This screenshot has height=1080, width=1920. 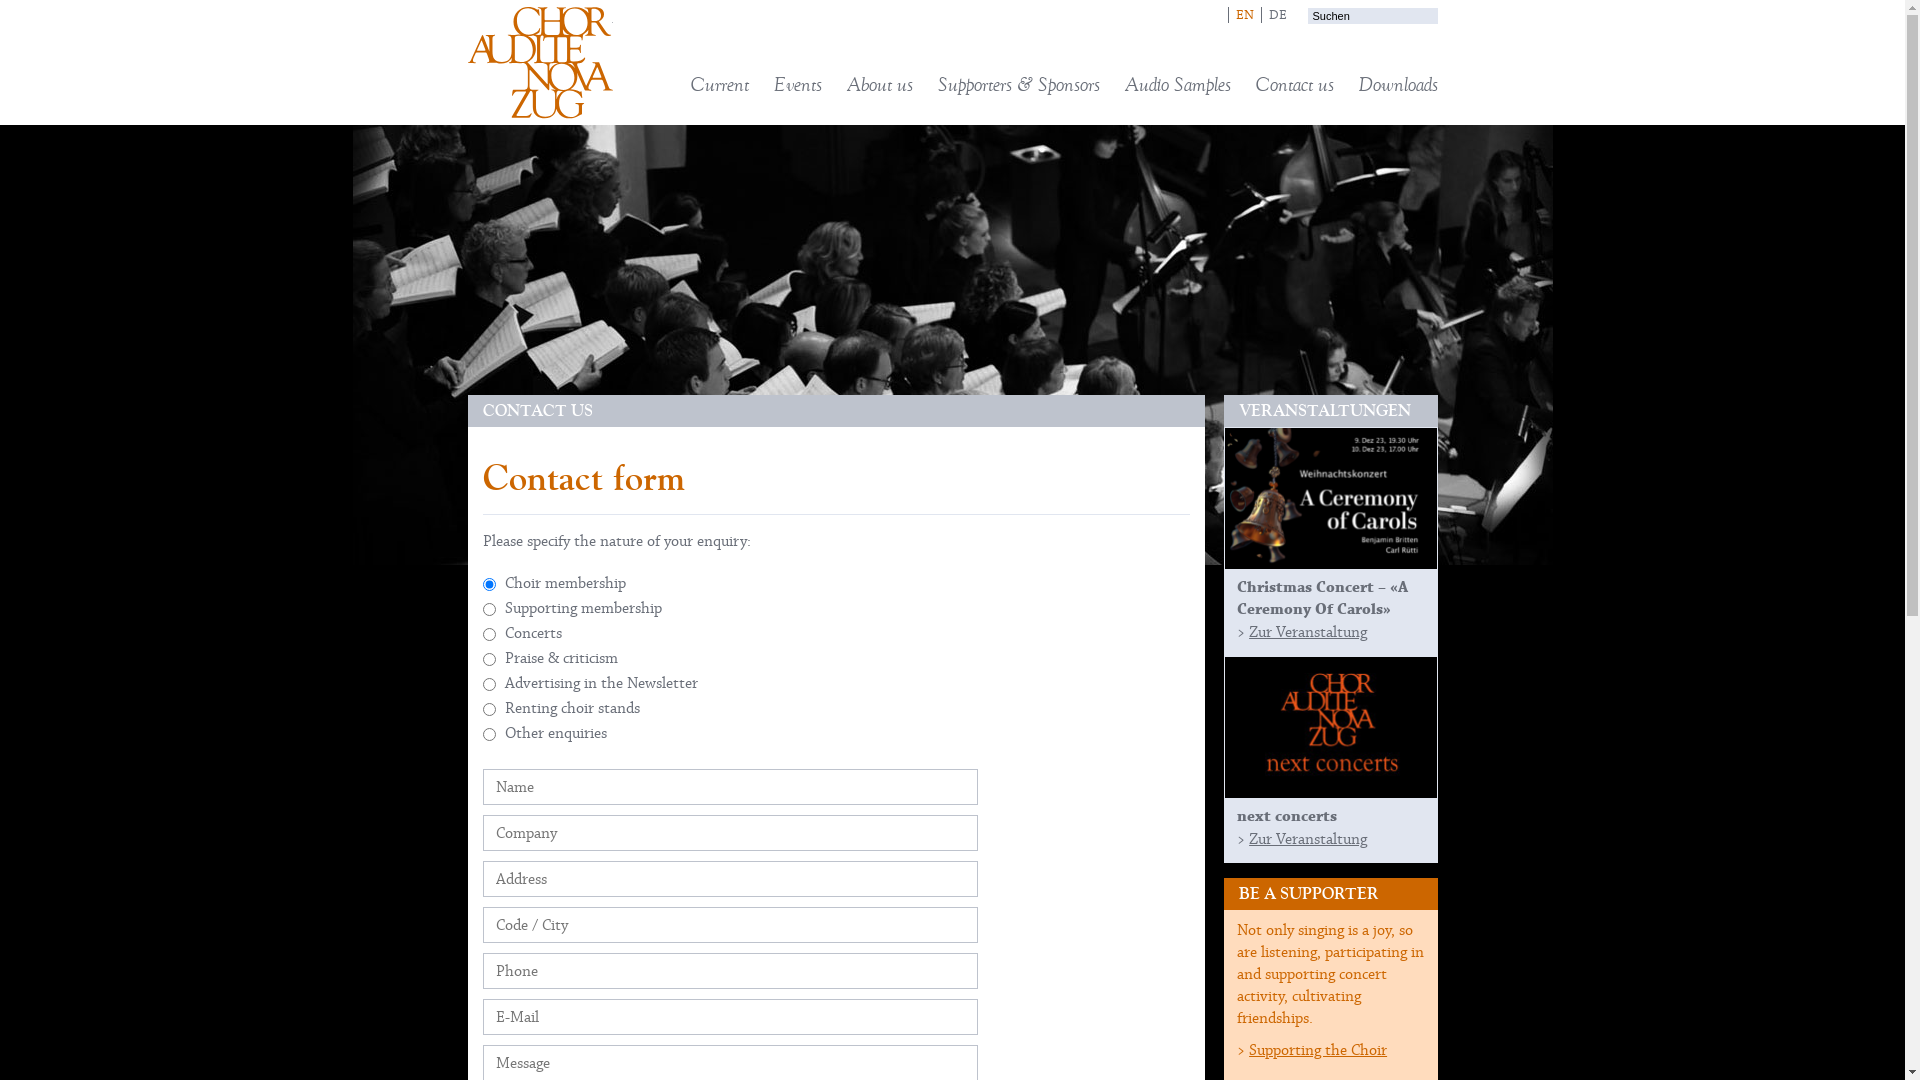 What do you see at coordinates (878, 83) in the screenshot?
I see `'About us'` at bounding box center [878, 83].